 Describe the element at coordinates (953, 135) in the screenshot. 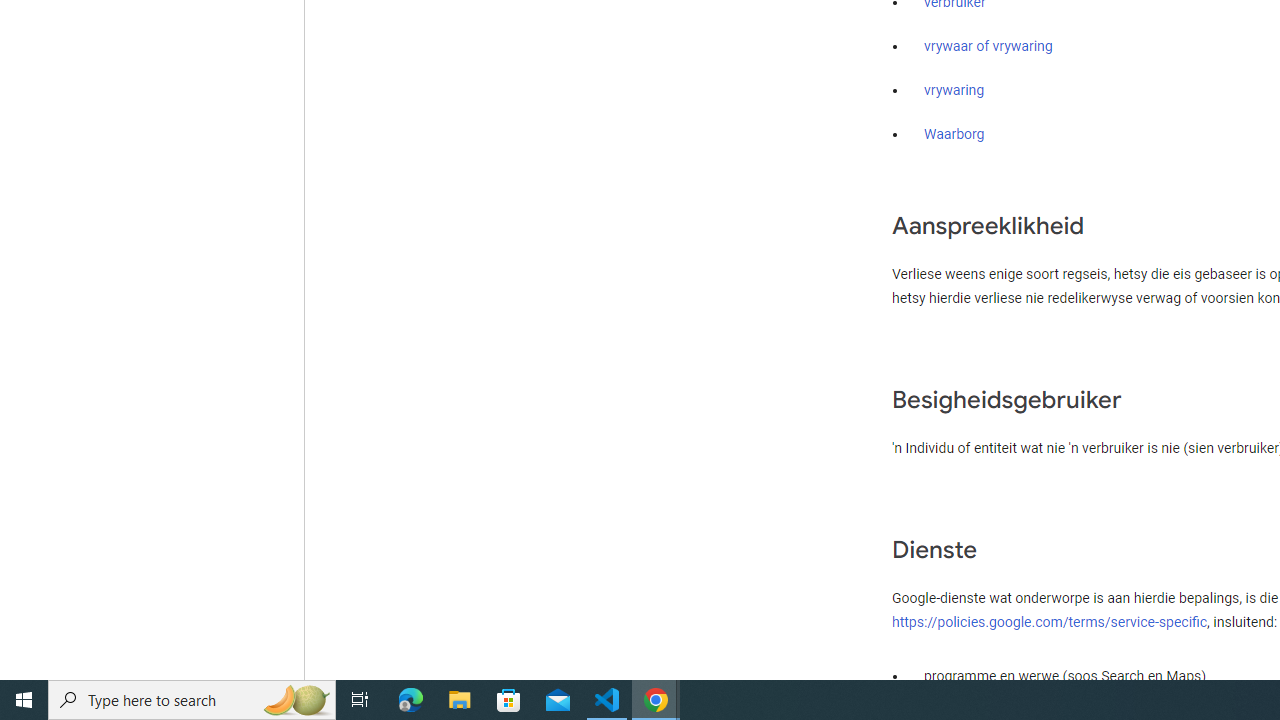

I see `'Waarborg'` at that location.